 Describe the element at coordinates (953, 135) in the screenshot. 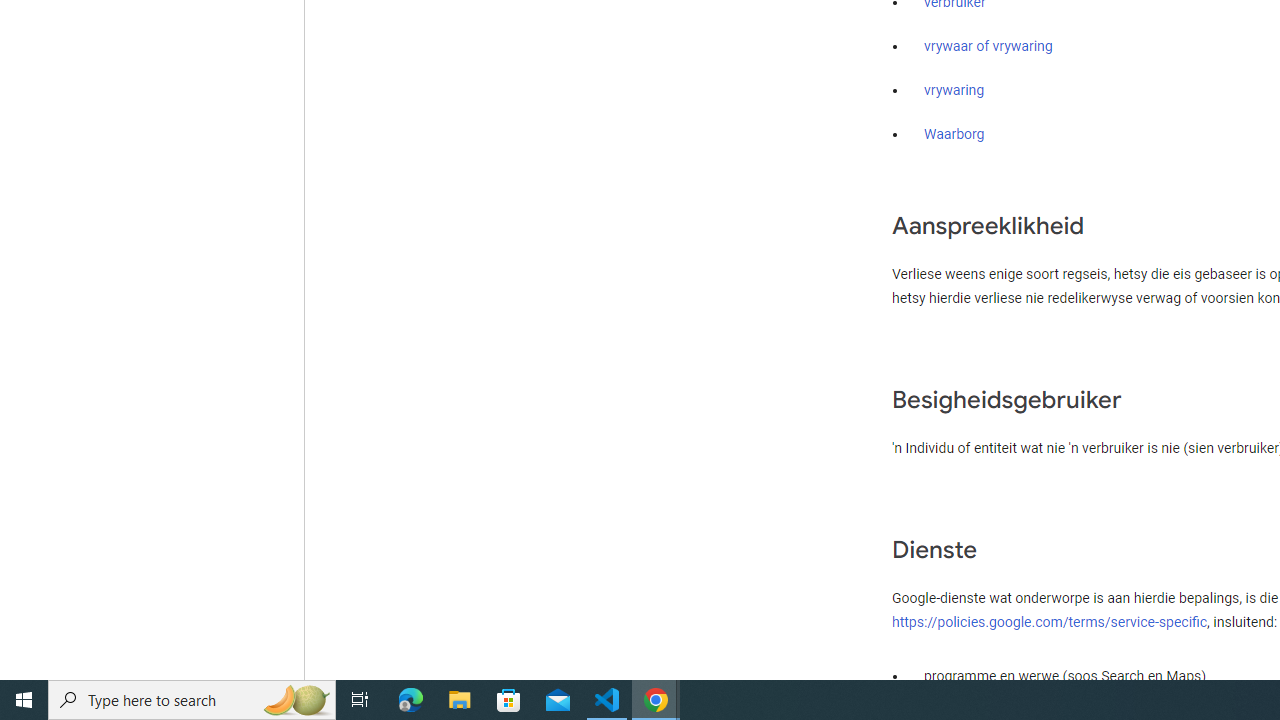

I see `'Waarborg'` at that location.